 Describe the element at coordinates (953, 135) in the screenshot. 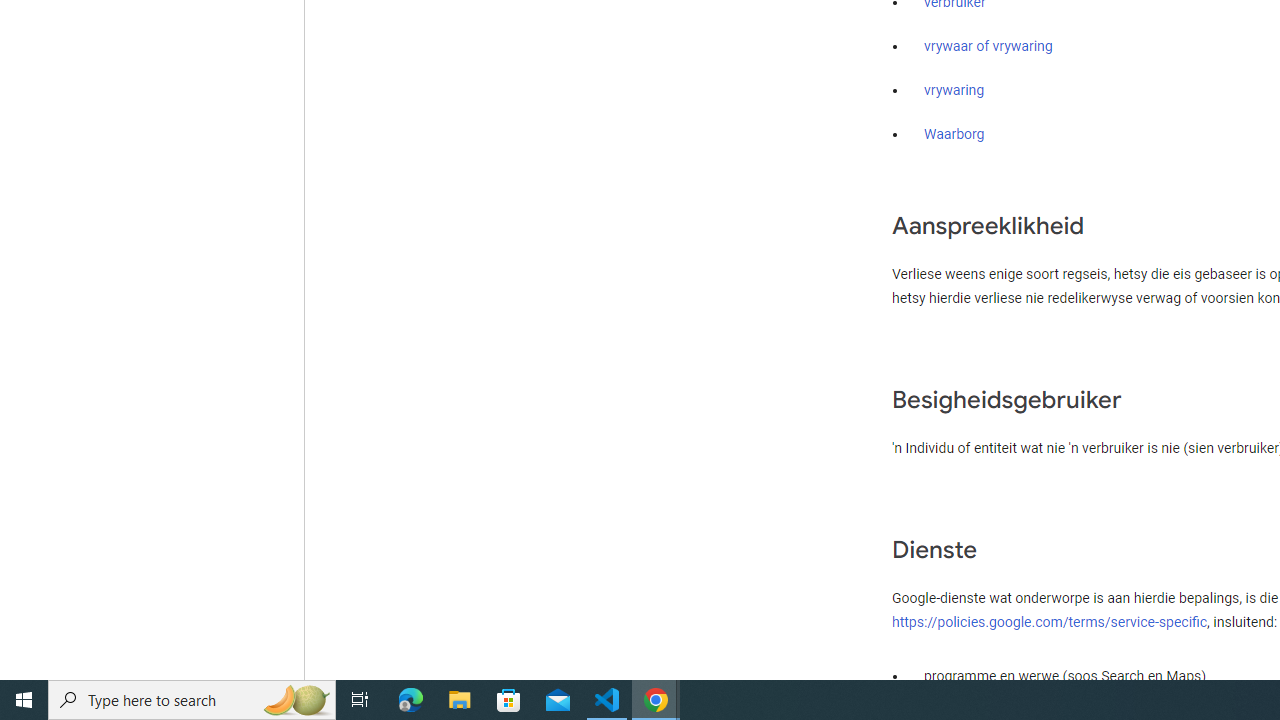

I see `'Waarborg'` at that location.